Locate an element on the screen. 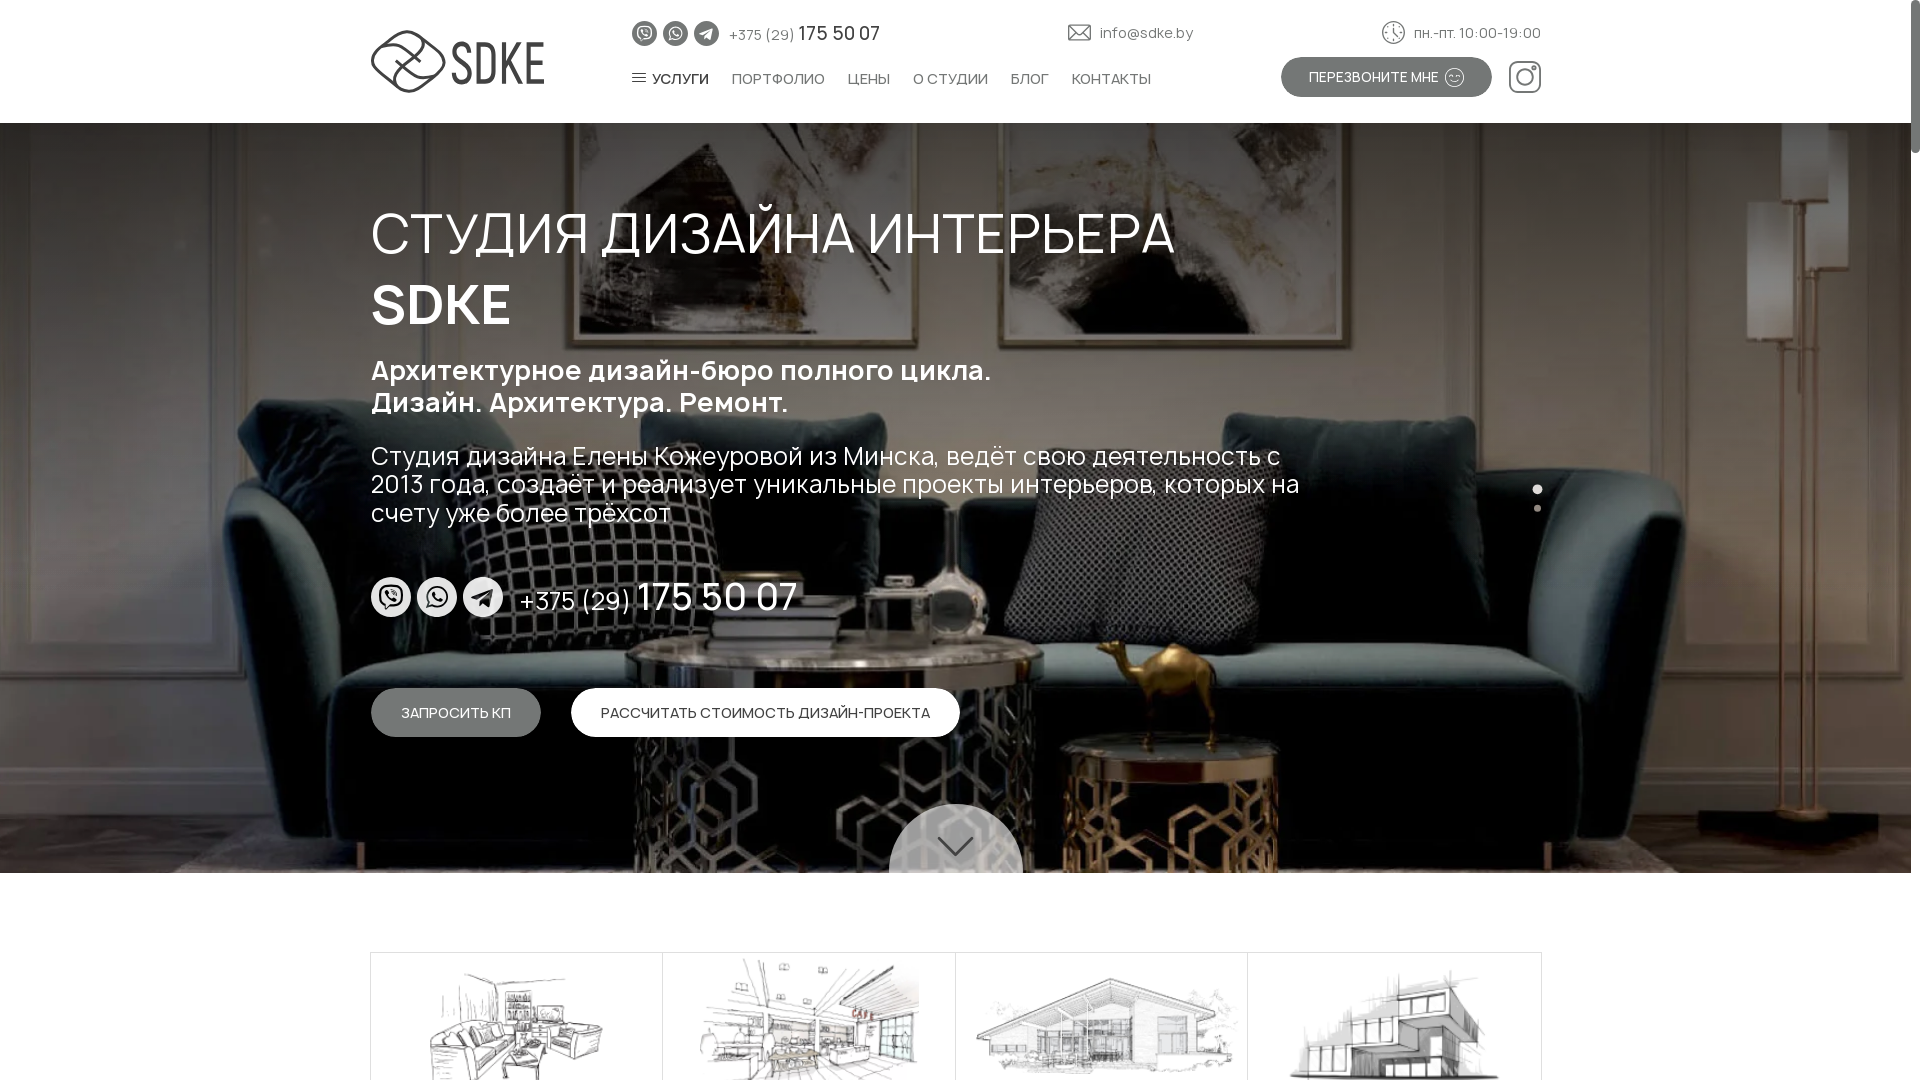 This screenshot has width=1920, height=1080. '+375 (29) 175 50 07' is located at coordinates (804, 34).